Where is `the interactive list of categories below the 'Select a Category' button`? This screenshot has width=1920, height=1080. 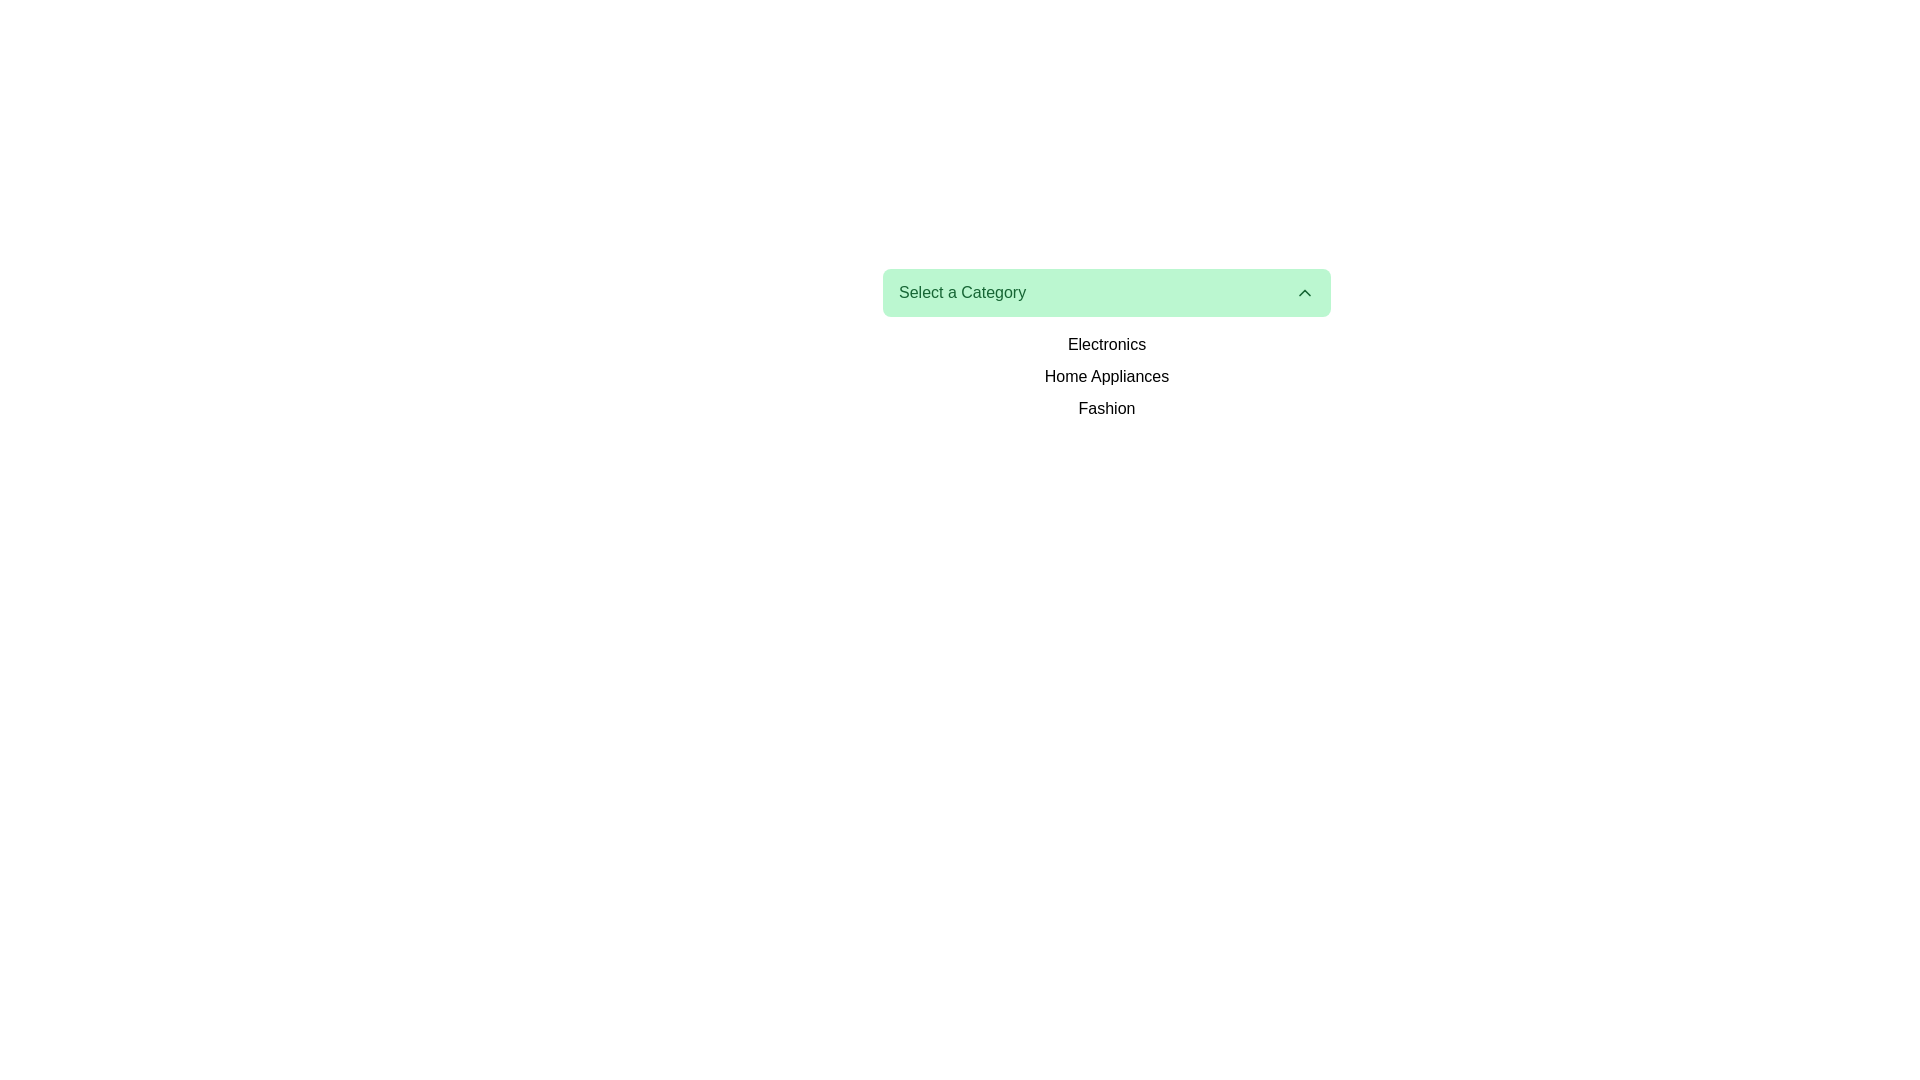 the interactive list of categories below the 'Select a Category' button is located at coordinates (1106, 377).